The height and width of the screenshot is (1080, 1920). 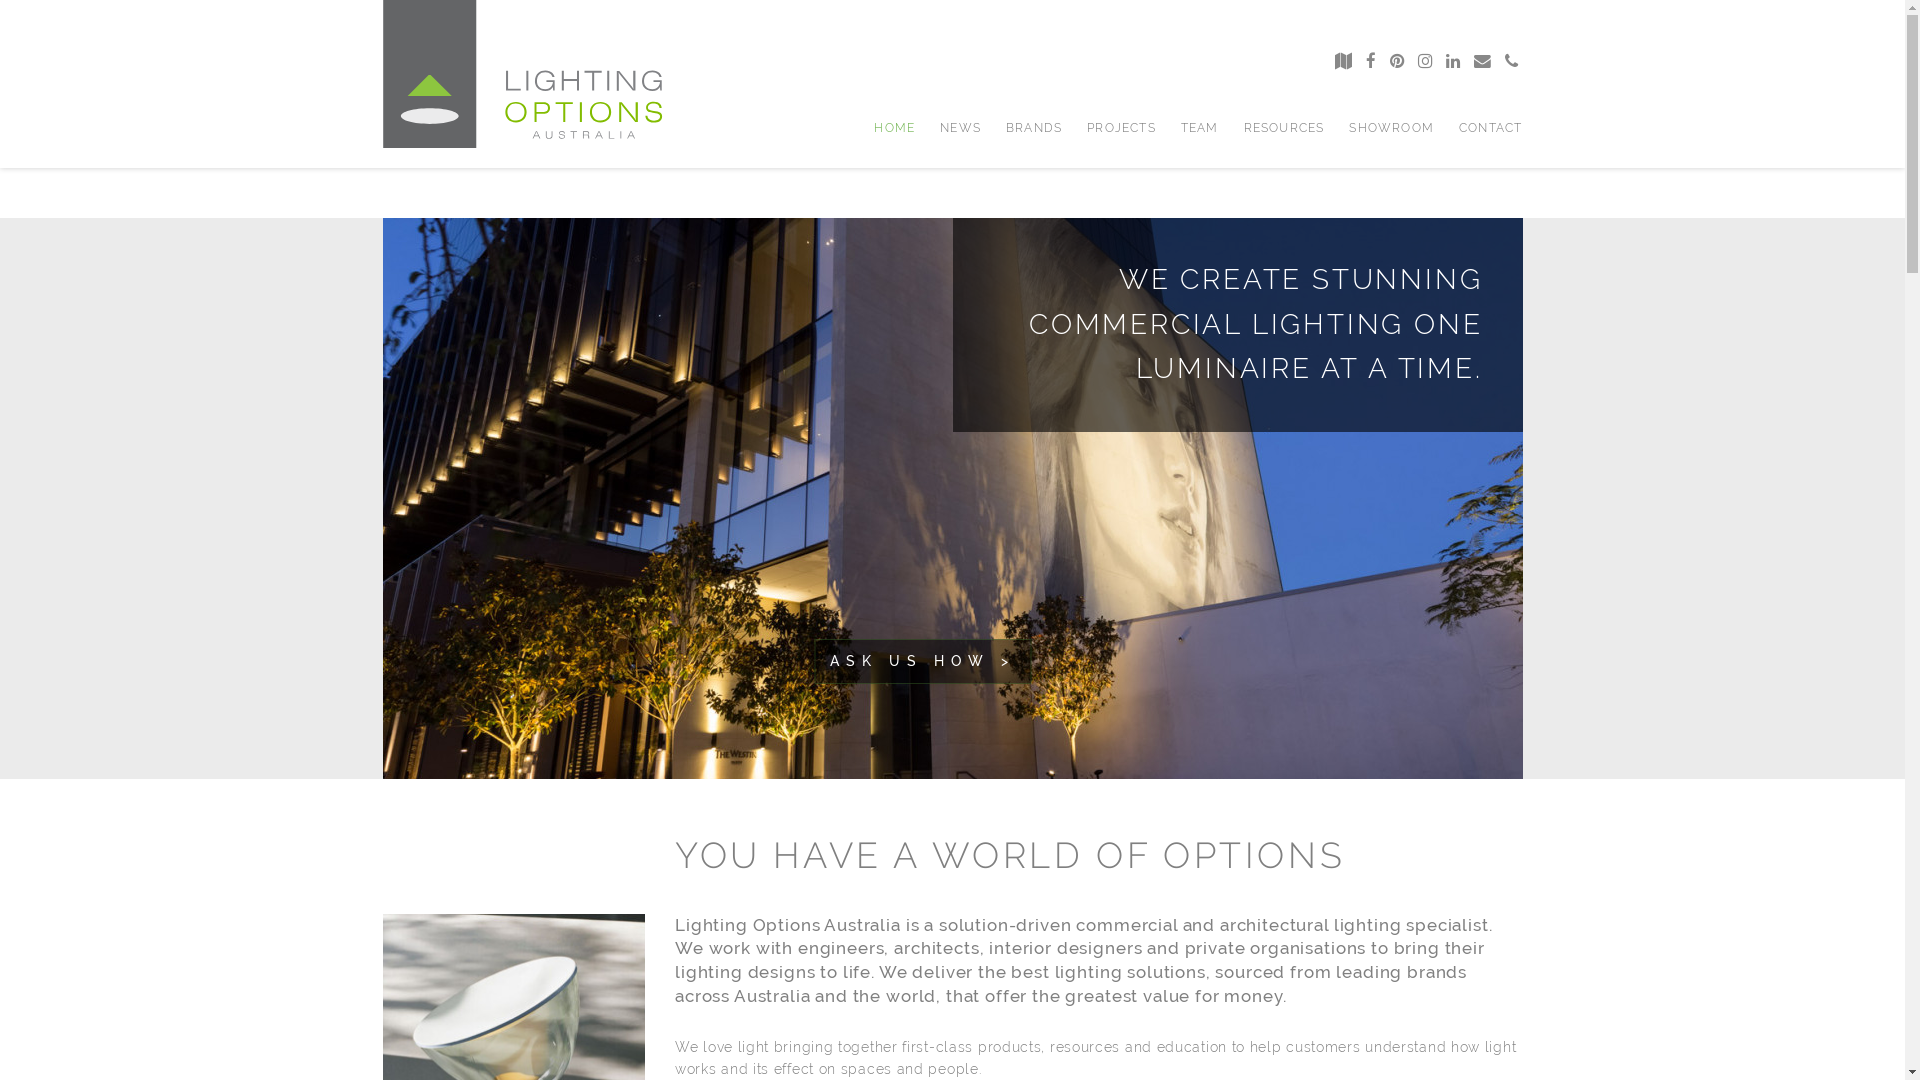 What do you see at coordinates (873, 127) in the screenshot?
I see `'HOME'` at bounding box center [873, 127].